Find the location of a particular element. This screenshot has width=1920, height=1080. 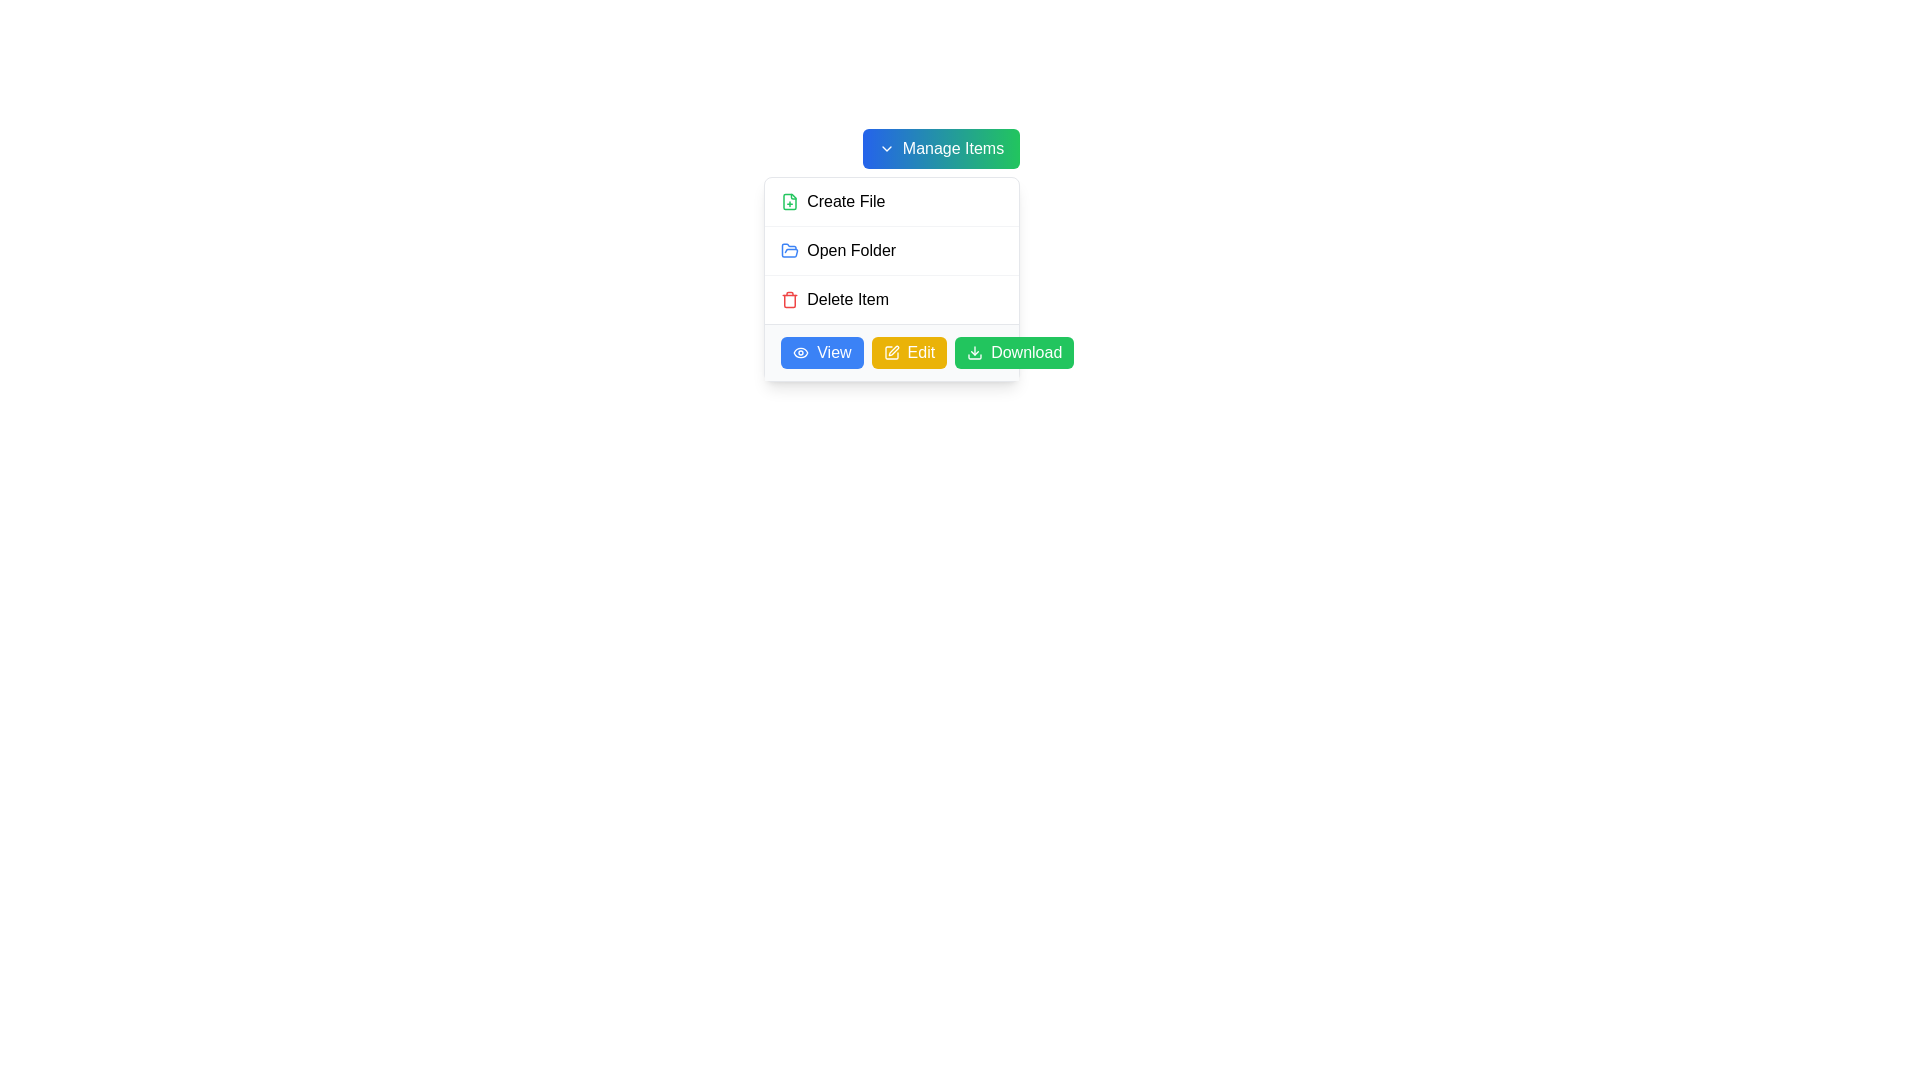

the red trash can icon next to the 'Delete Item' label in the dropdown menu is located at coordinates (789, 300).